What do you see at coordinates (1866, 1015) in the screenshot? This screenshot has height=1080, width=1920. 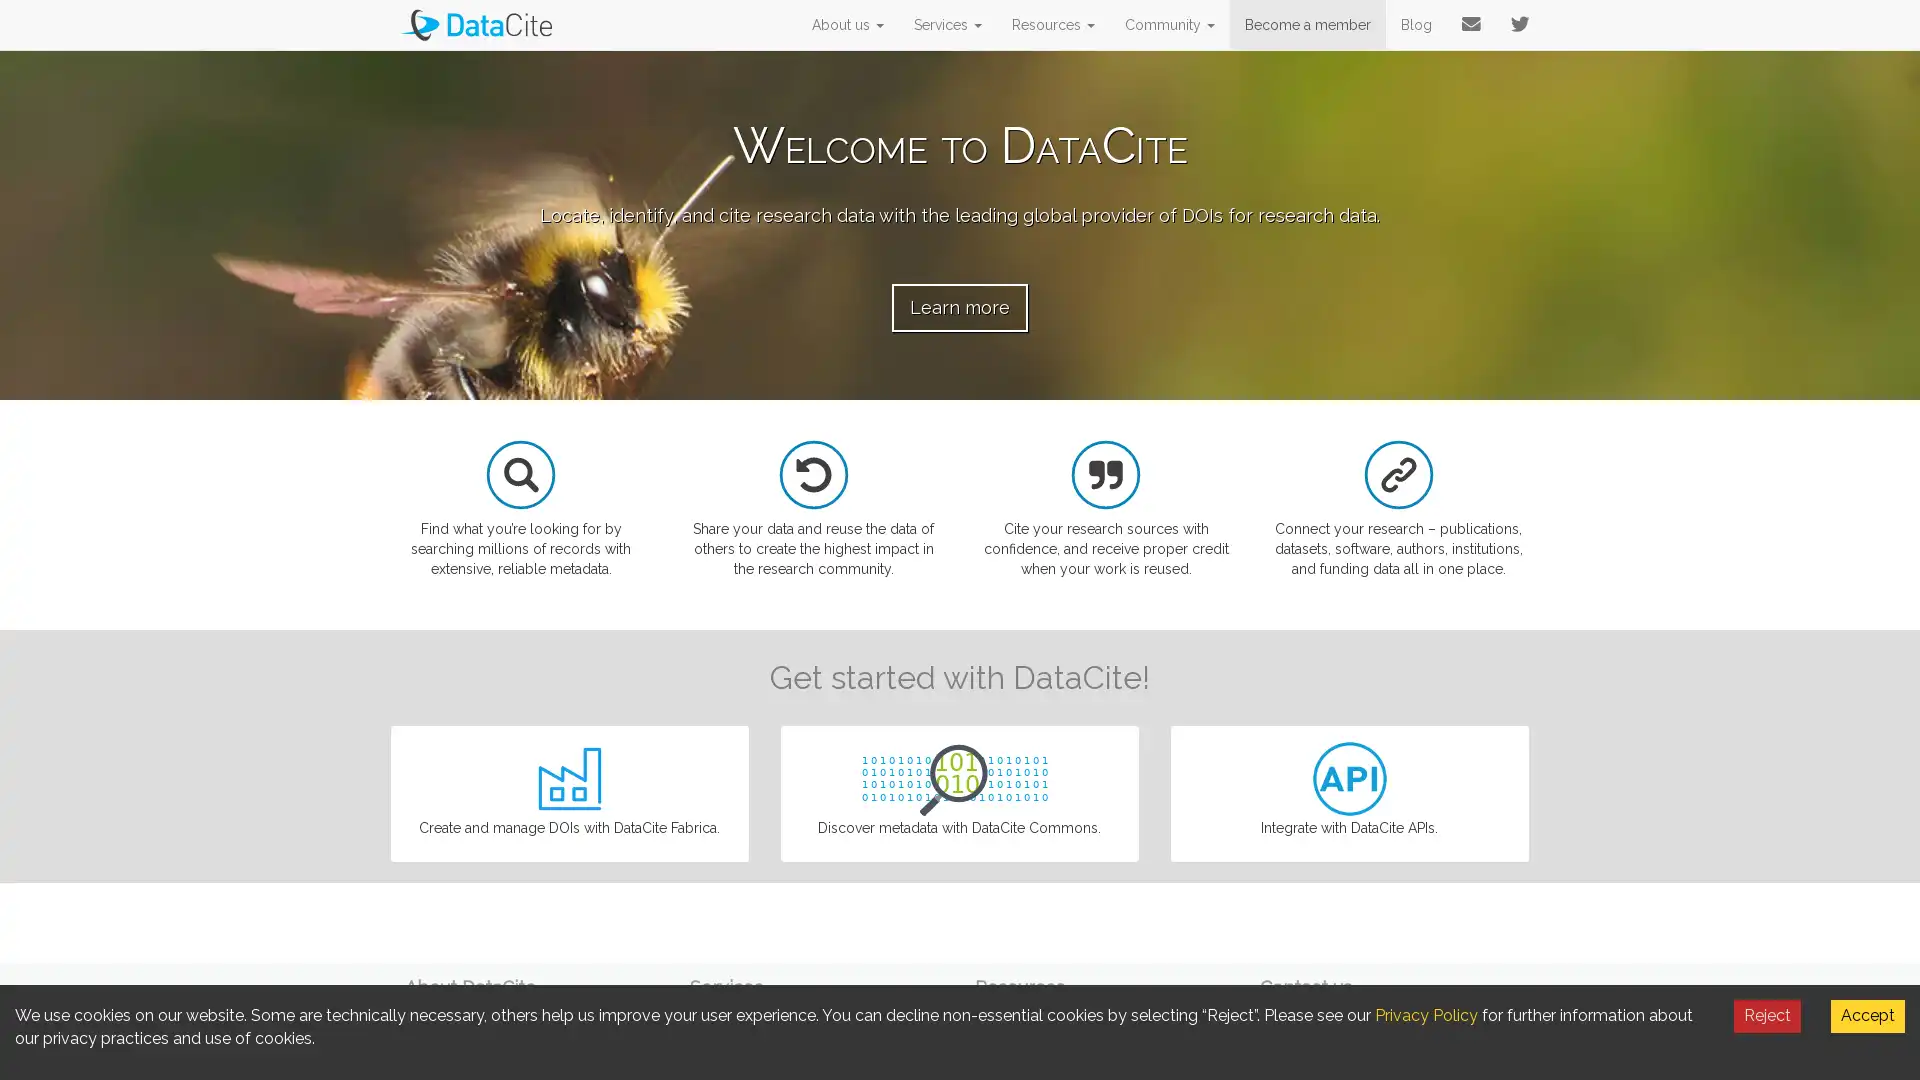 I see `Accept cookies` at bounding box center [1866, 1015].